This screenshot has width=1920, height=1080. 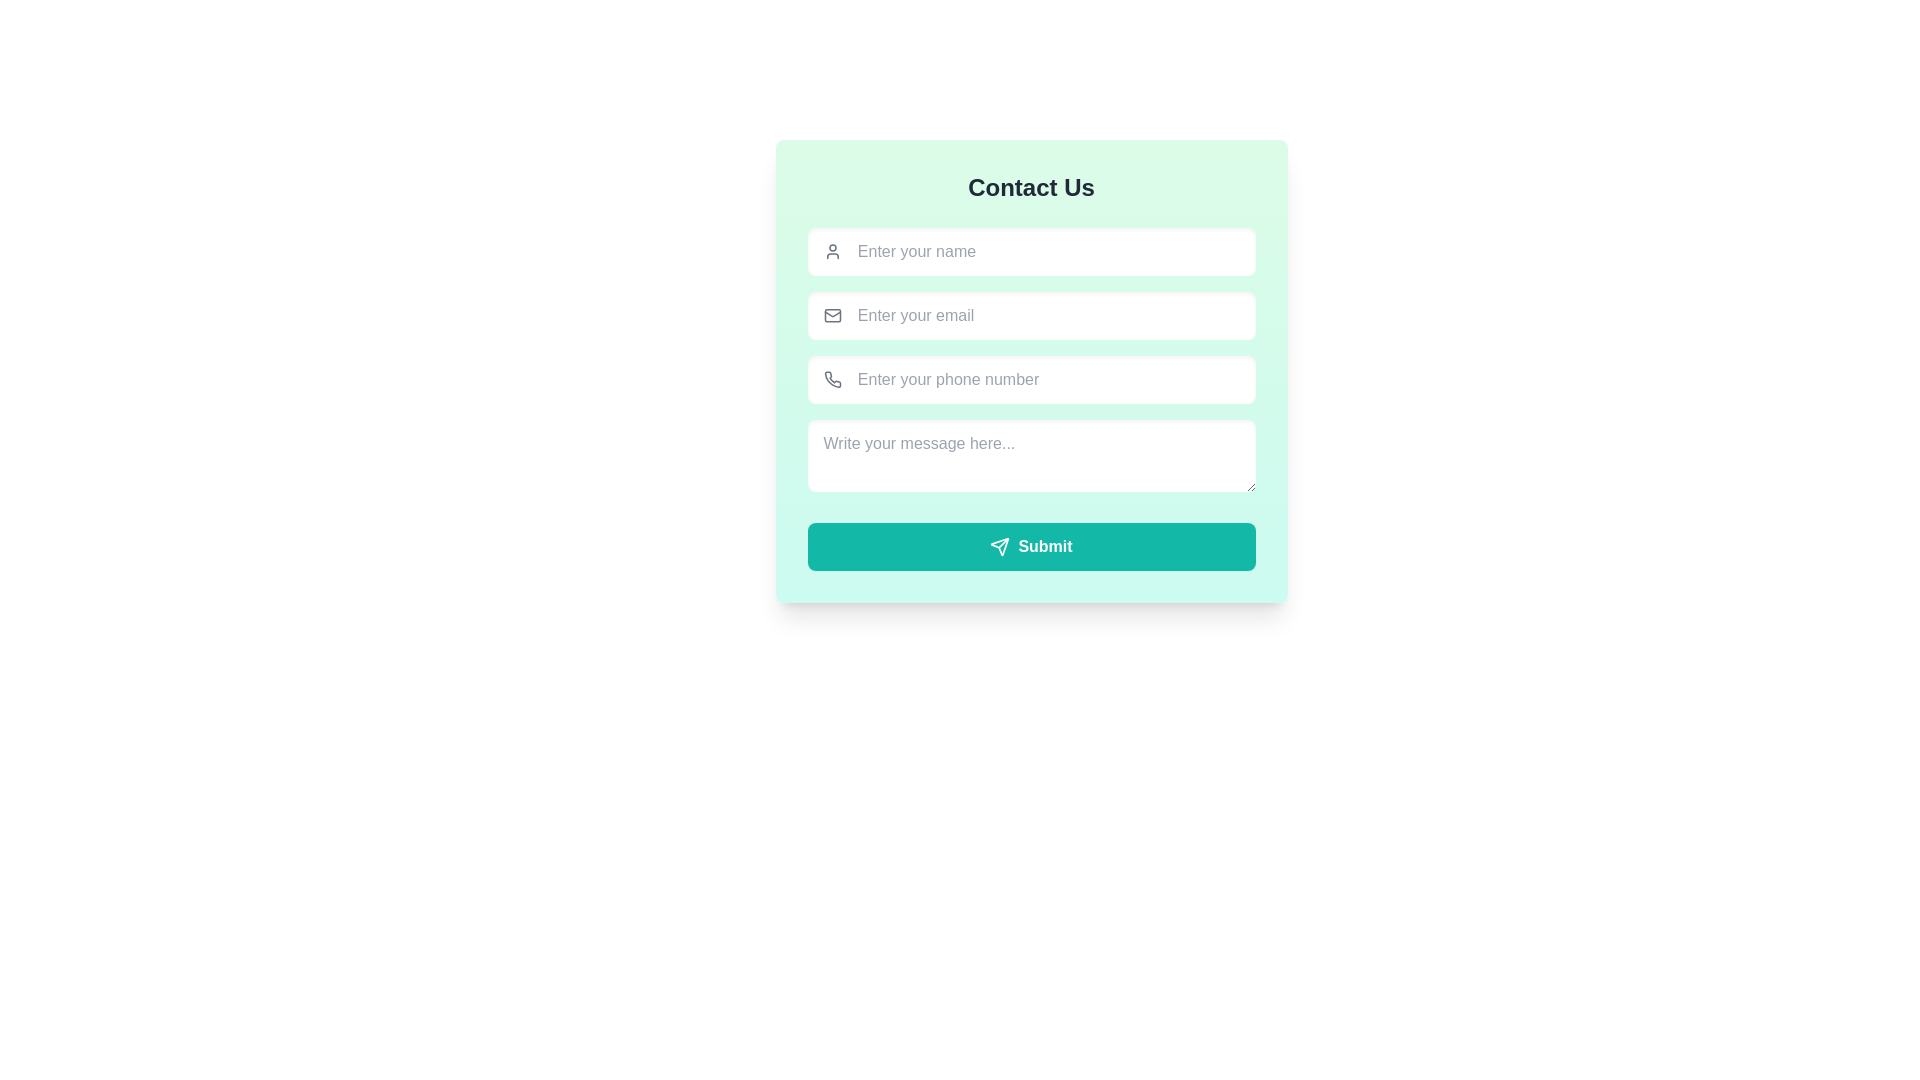 What do you see at coordinates (1044, 547) in the screenshot?
I see `label of the button that submits the form data, which is located at the center-right part of the teal-colored button within the 'Contact Us' form interface` at bounding box center [1044, 547].